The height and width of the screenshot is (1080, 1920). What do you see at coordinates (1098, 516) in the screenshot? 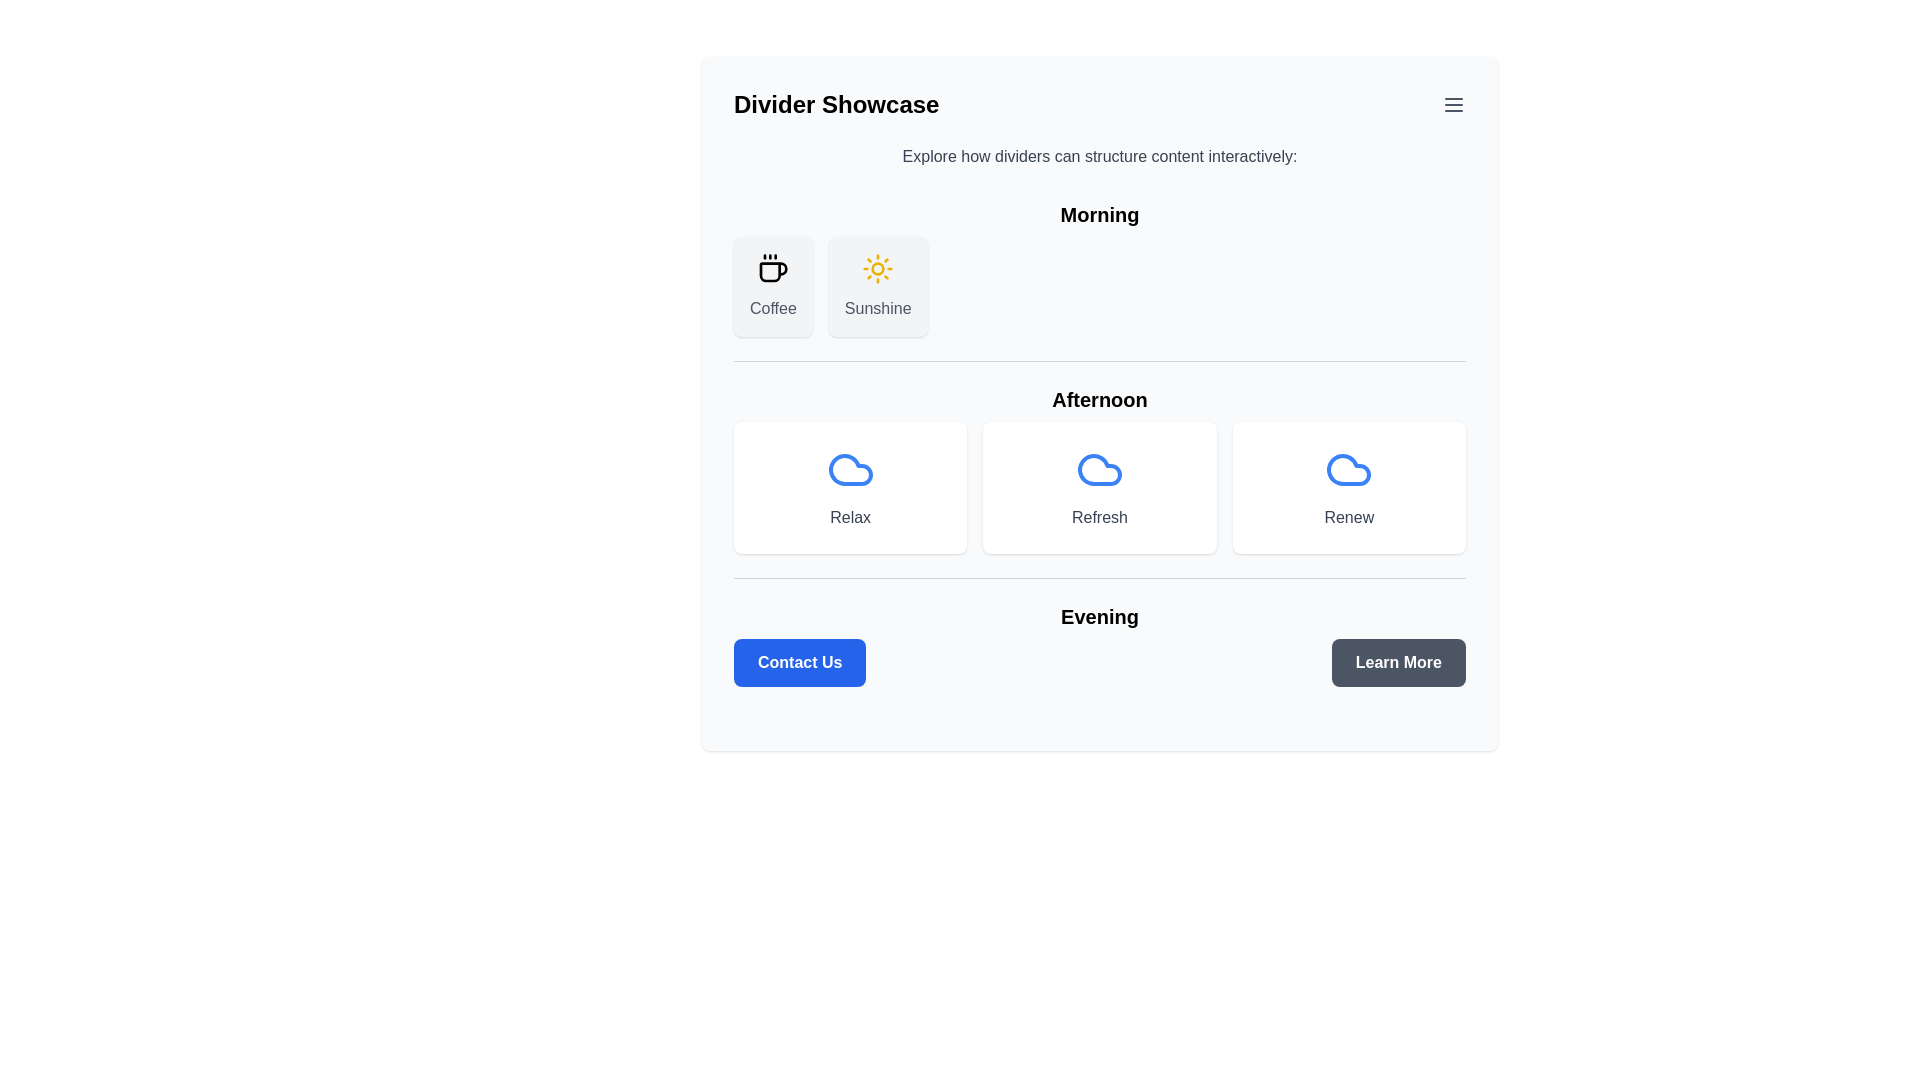
I see `the 'Refresh' text label, which is styled with light gray color and is centrally aligned below the middle icon in the 'Afternoon' section` at bounding box center [1098, 516].